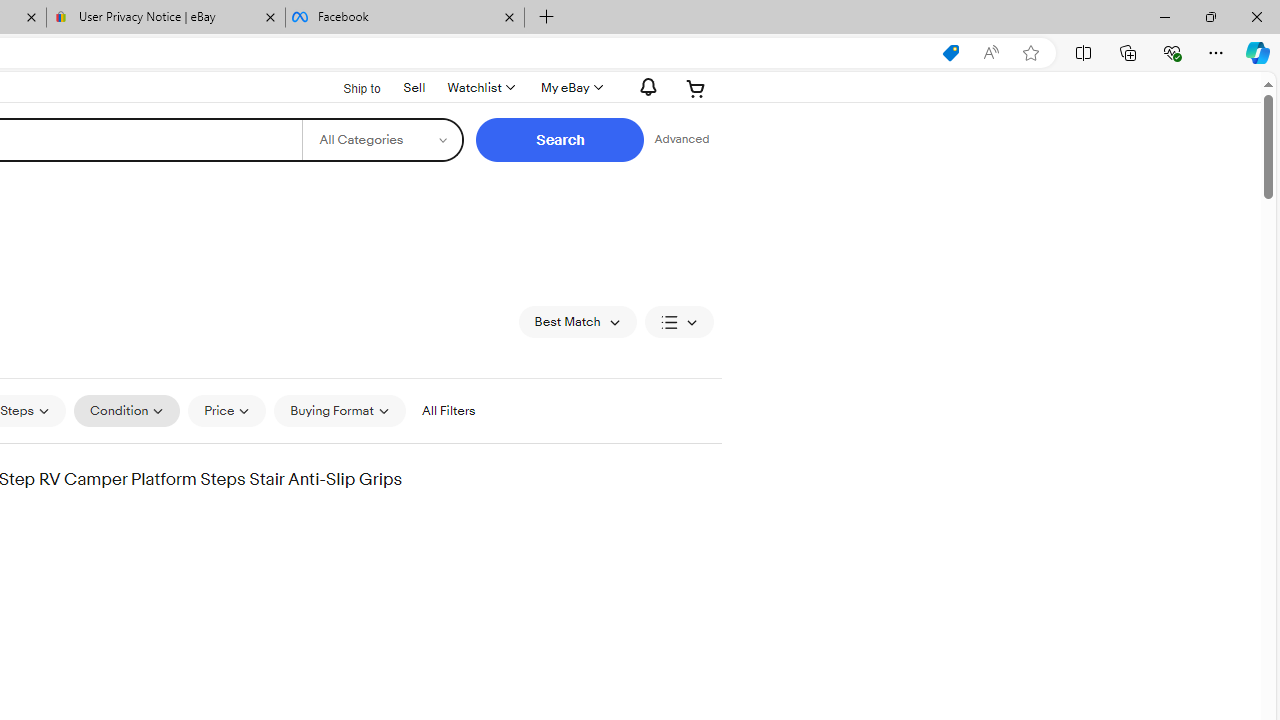 The image size is (1280, 720). What do you see at coordinates (339, 410) in the screenshot?
I see `'Buying Format'` at bounding box center [339, 410].